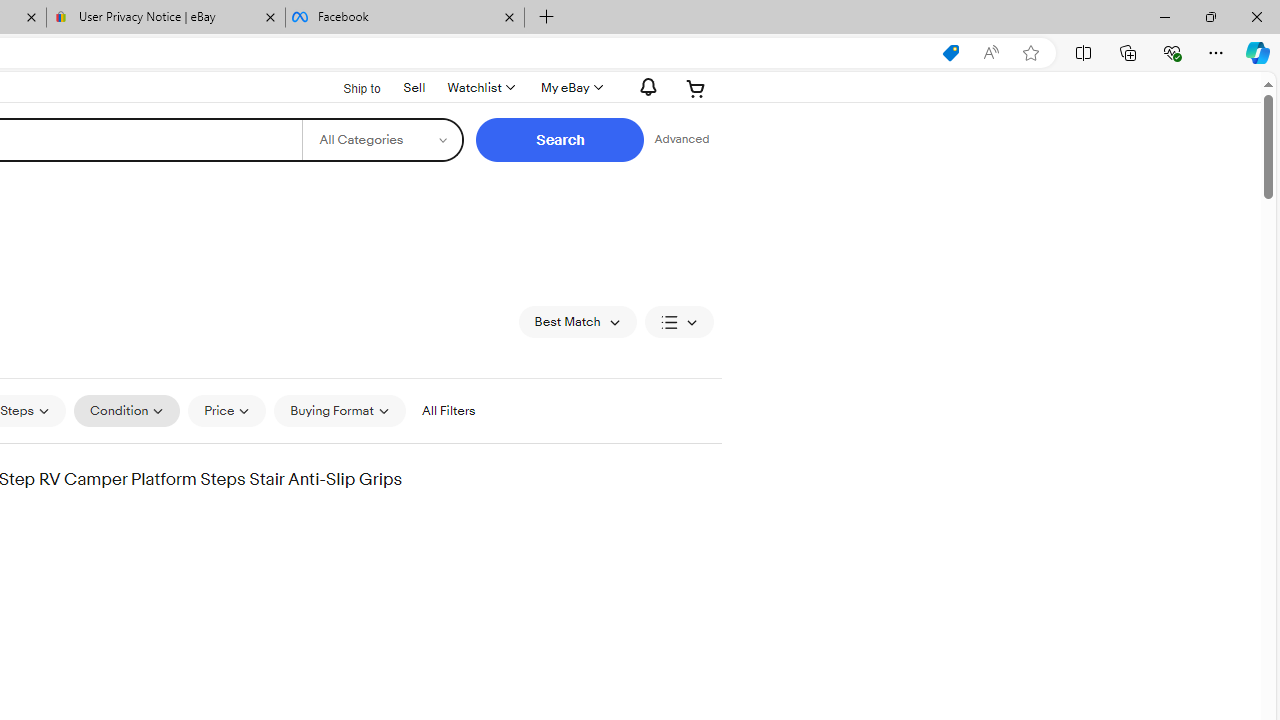 The image size is (1280, 720). What do you see at coordinates (339, 410) in the screenshot?
I see `'Buying Format'` at bounding box center [339, 410].